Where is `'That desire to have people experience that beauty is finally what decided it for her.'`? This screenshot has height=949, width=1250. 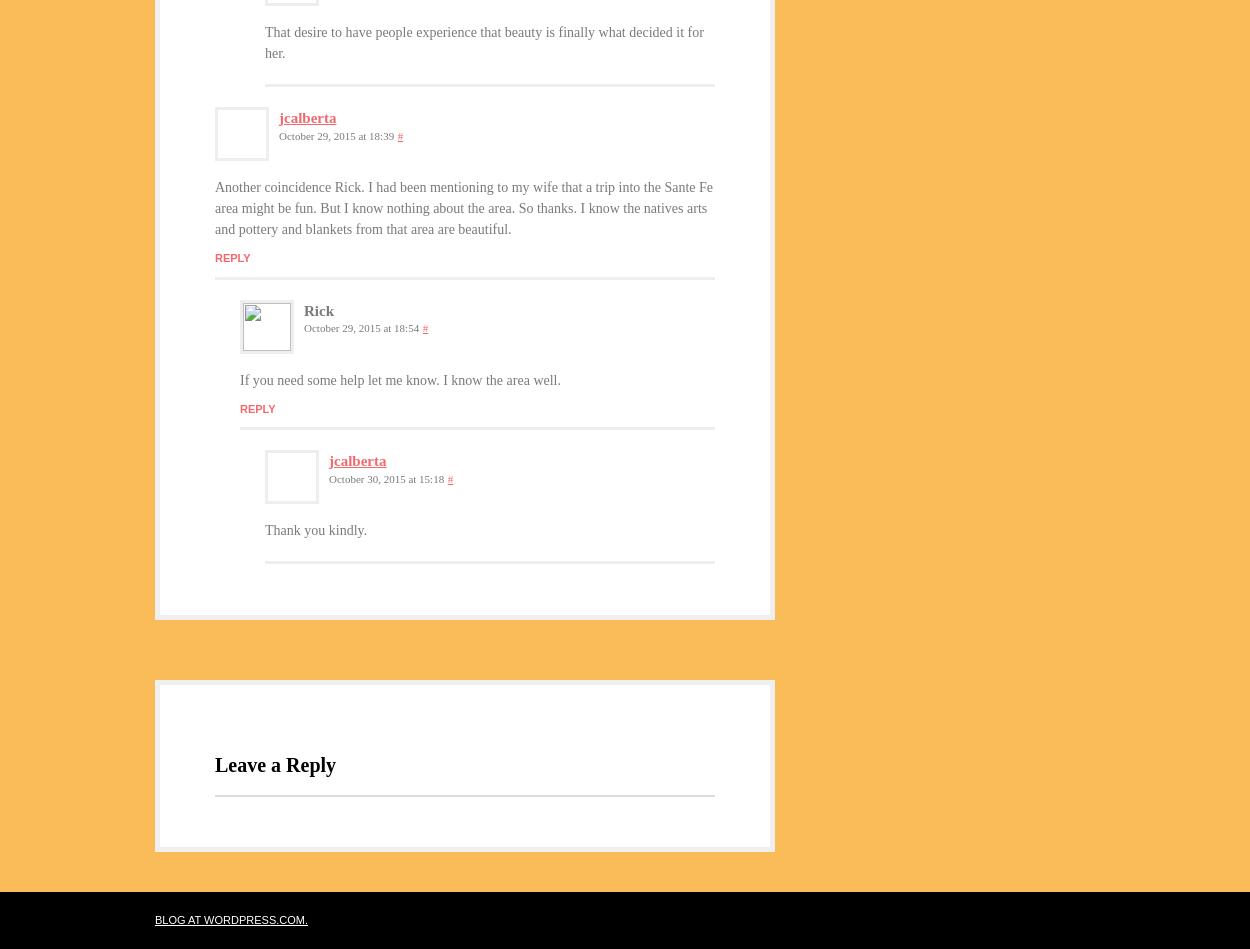 'That desire to have people experience that beauty is finally what decided it for her.' is located at coordinates (483, 42).